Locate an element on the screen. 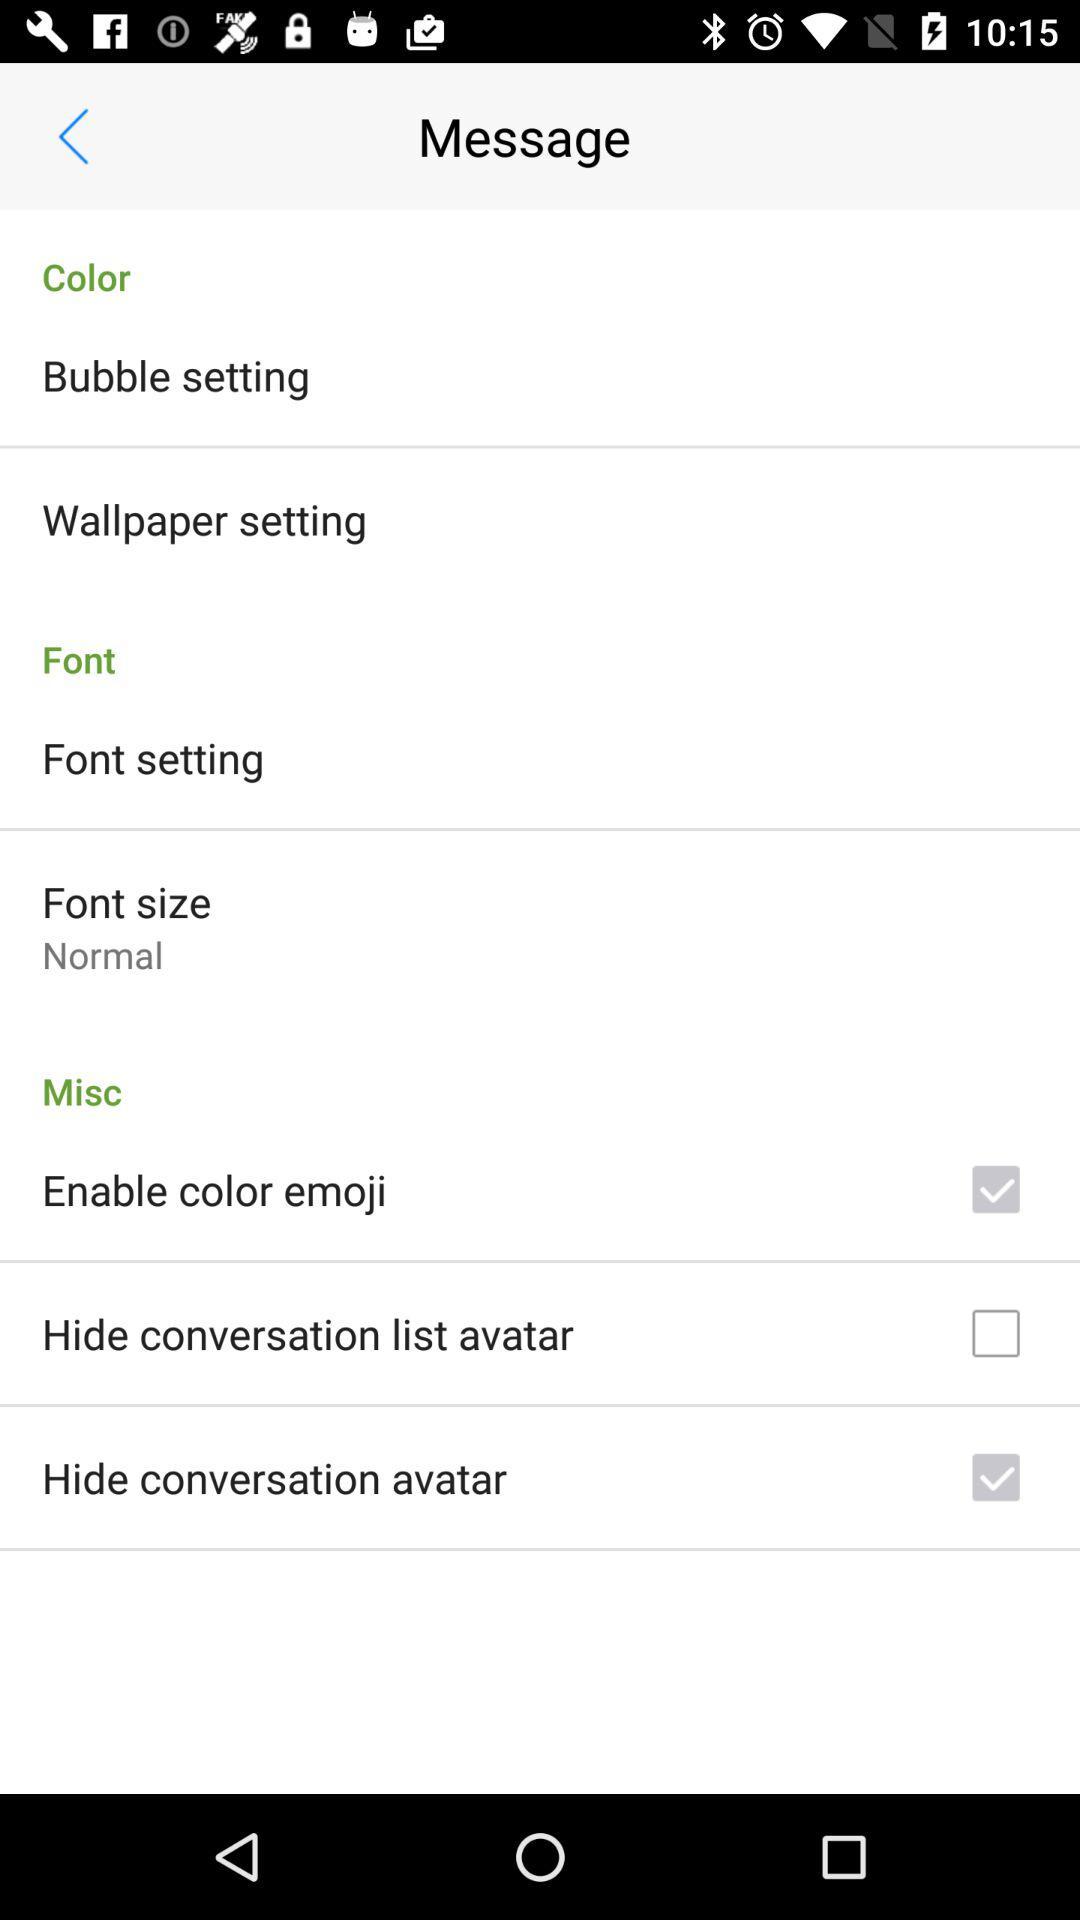  enable color emoji icon is located at coordinates (214, 1189).